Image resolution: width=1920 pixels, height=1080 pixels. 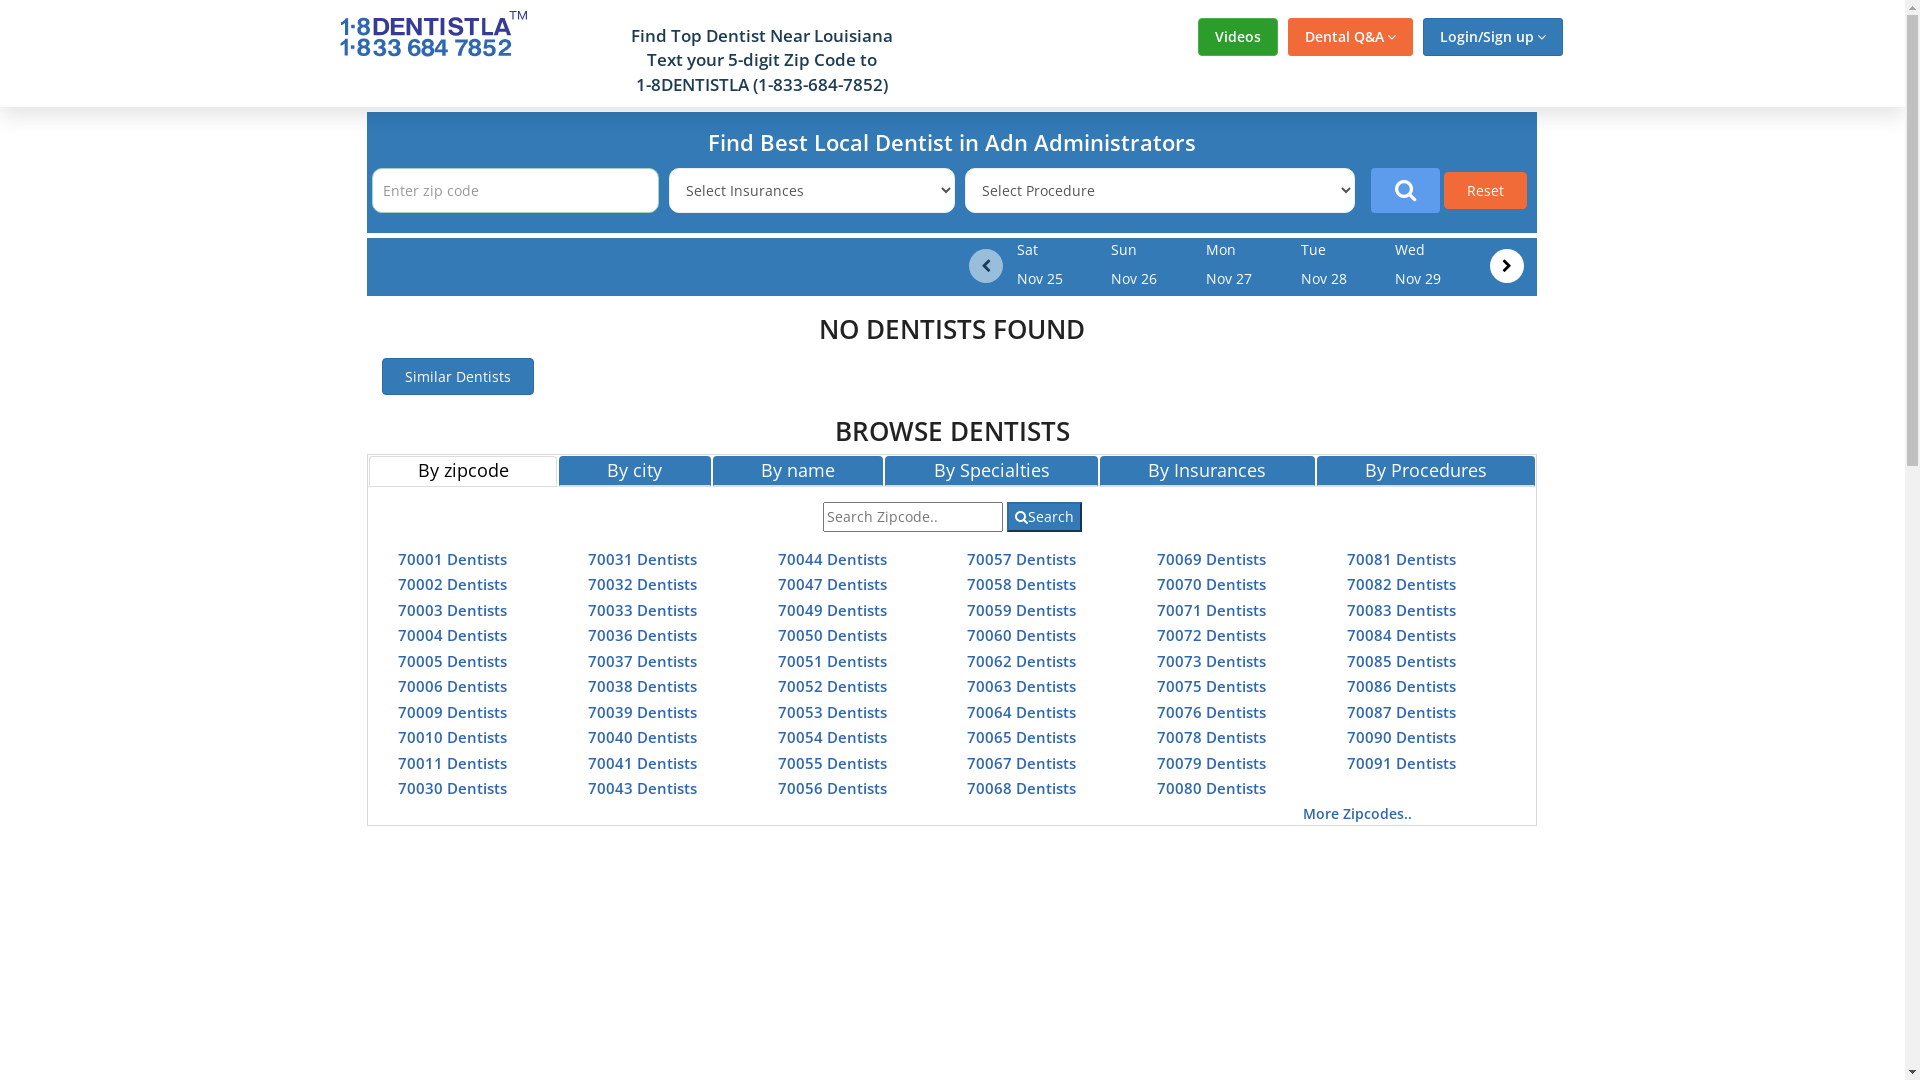 What do you see at coordinates (1400, 558) in the screenshot?
I see `'70081 Dentists'` at bounding box center [1400, 558].